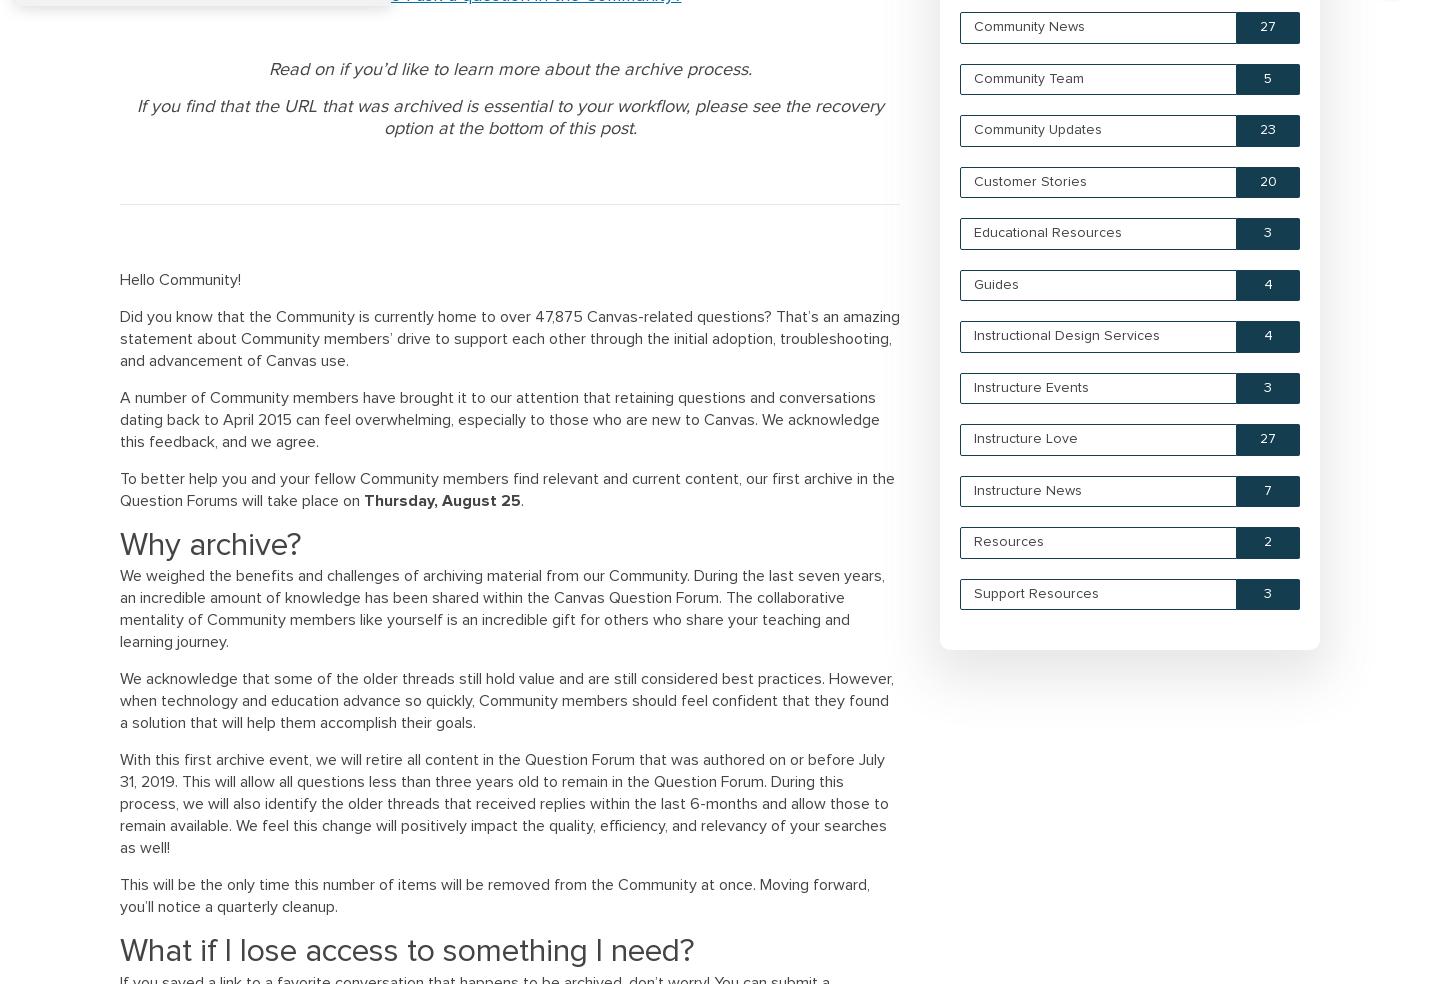  What do you see at coordinates (1031, 387) in the screenshot?
I see `'Instructure Events'` at bounding box center [1031, 387].